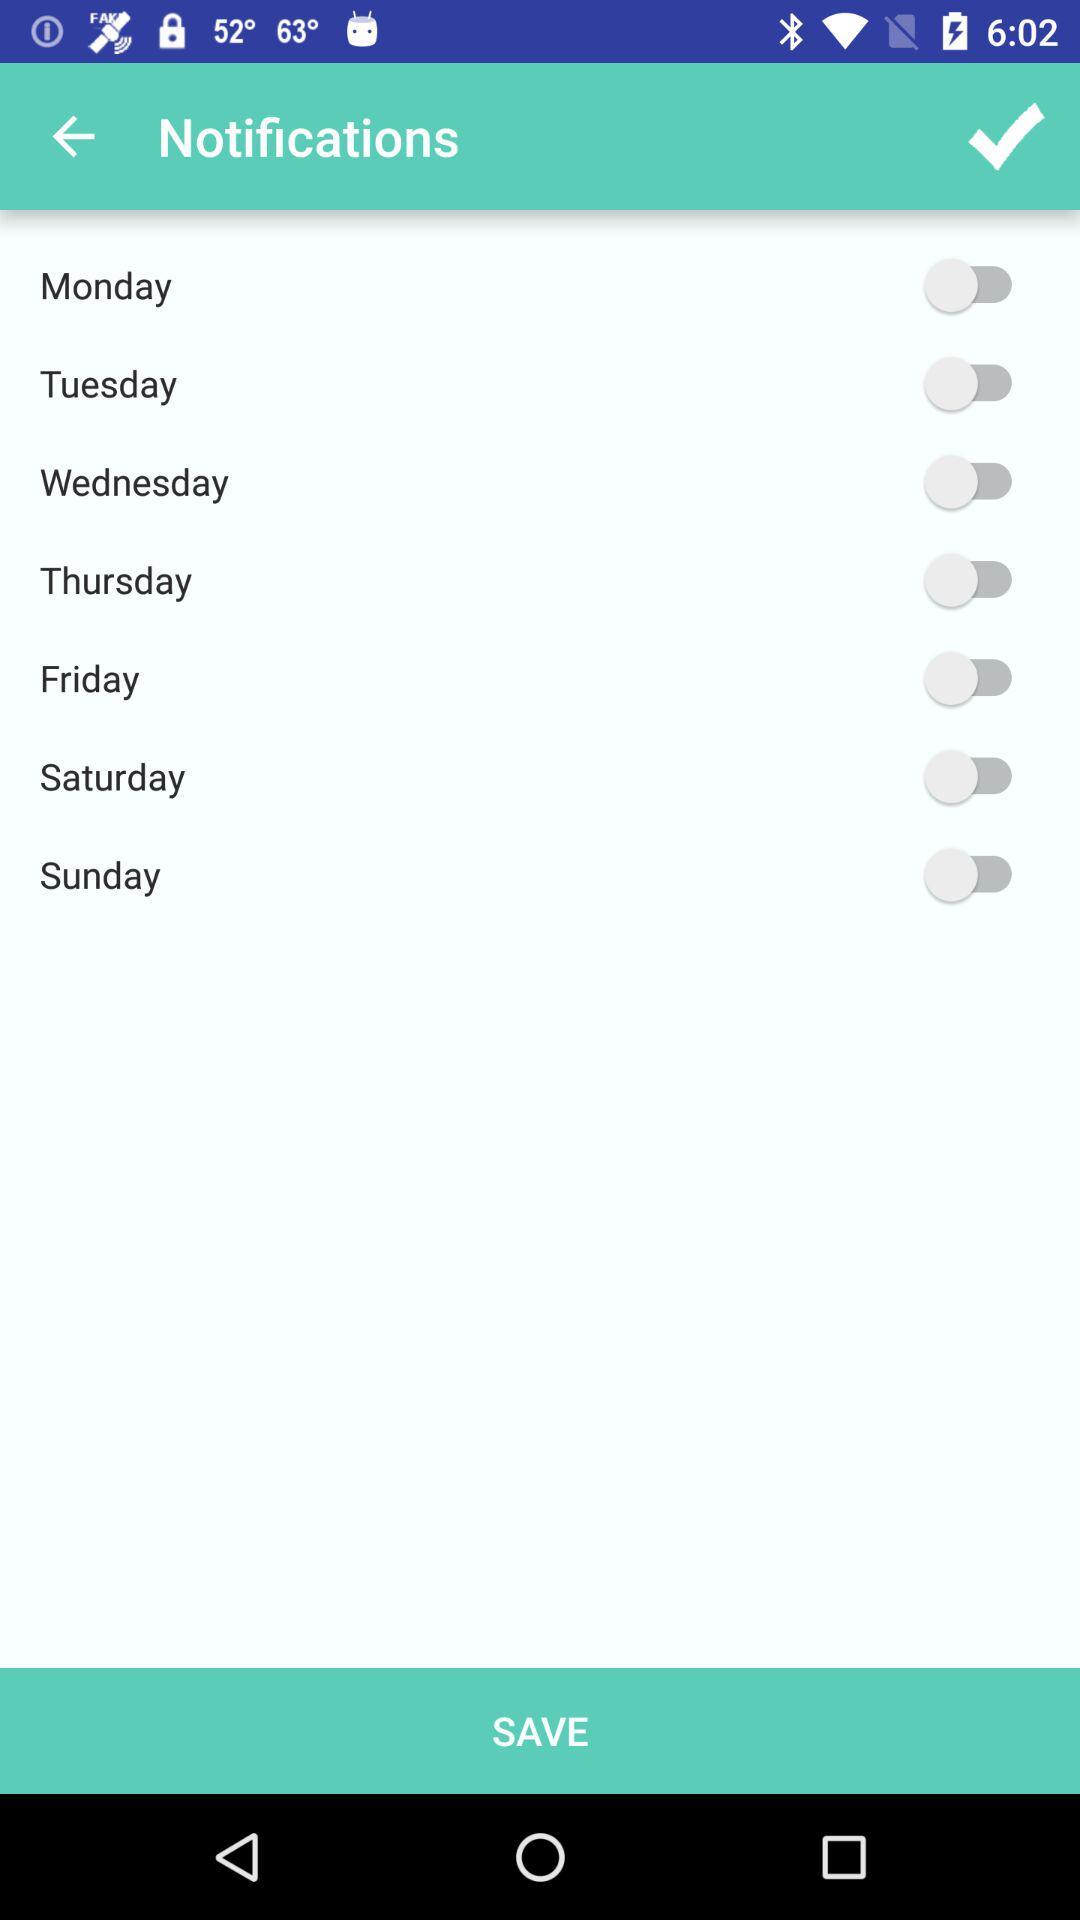 The image size is (1080, 1920). What do you see at coordinates (872, 874) in the screenshot?
I see `the item to the right of sunday icon` at bounding box center [872, 874].